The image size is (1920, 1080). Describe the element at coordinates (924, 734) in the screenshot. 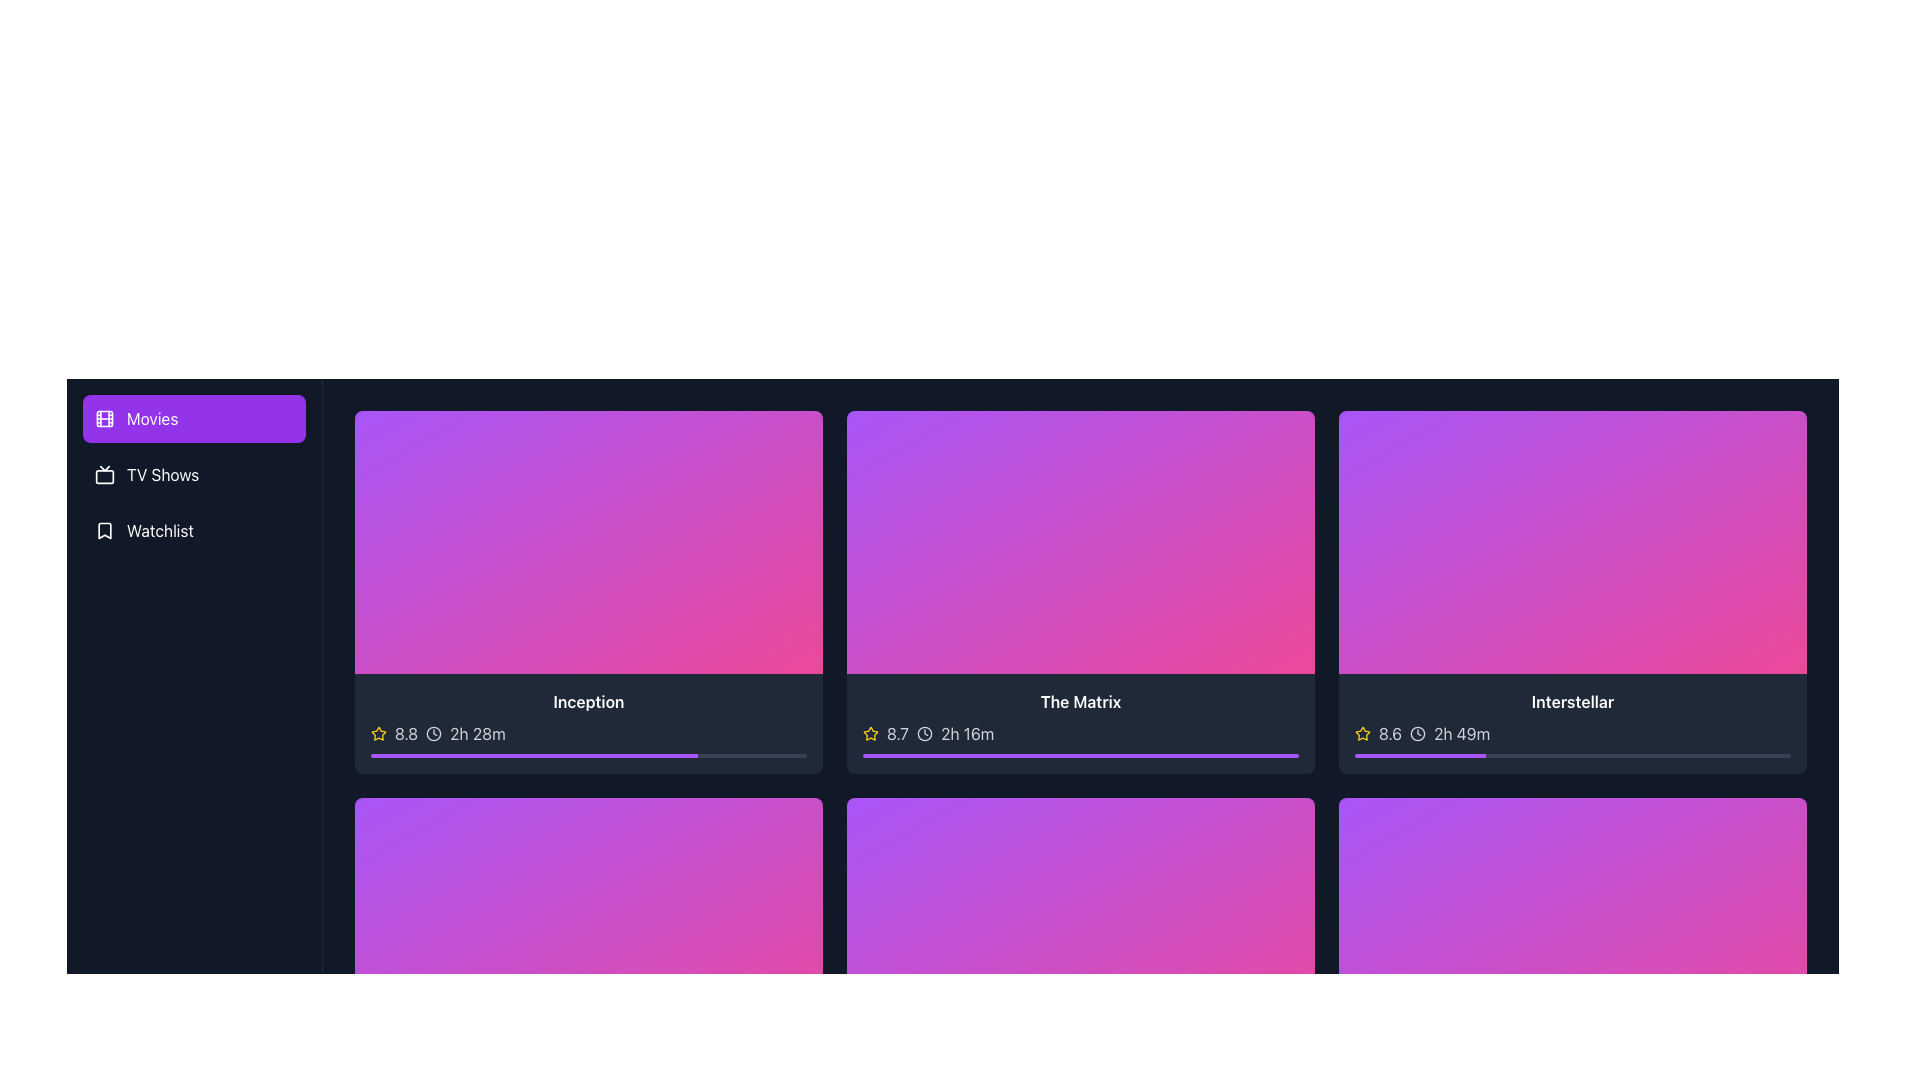

I see `the hollow circular component of the clock icon next to the duration text for 'The Matrix' in the second panel on the top row of the grid` at that location.